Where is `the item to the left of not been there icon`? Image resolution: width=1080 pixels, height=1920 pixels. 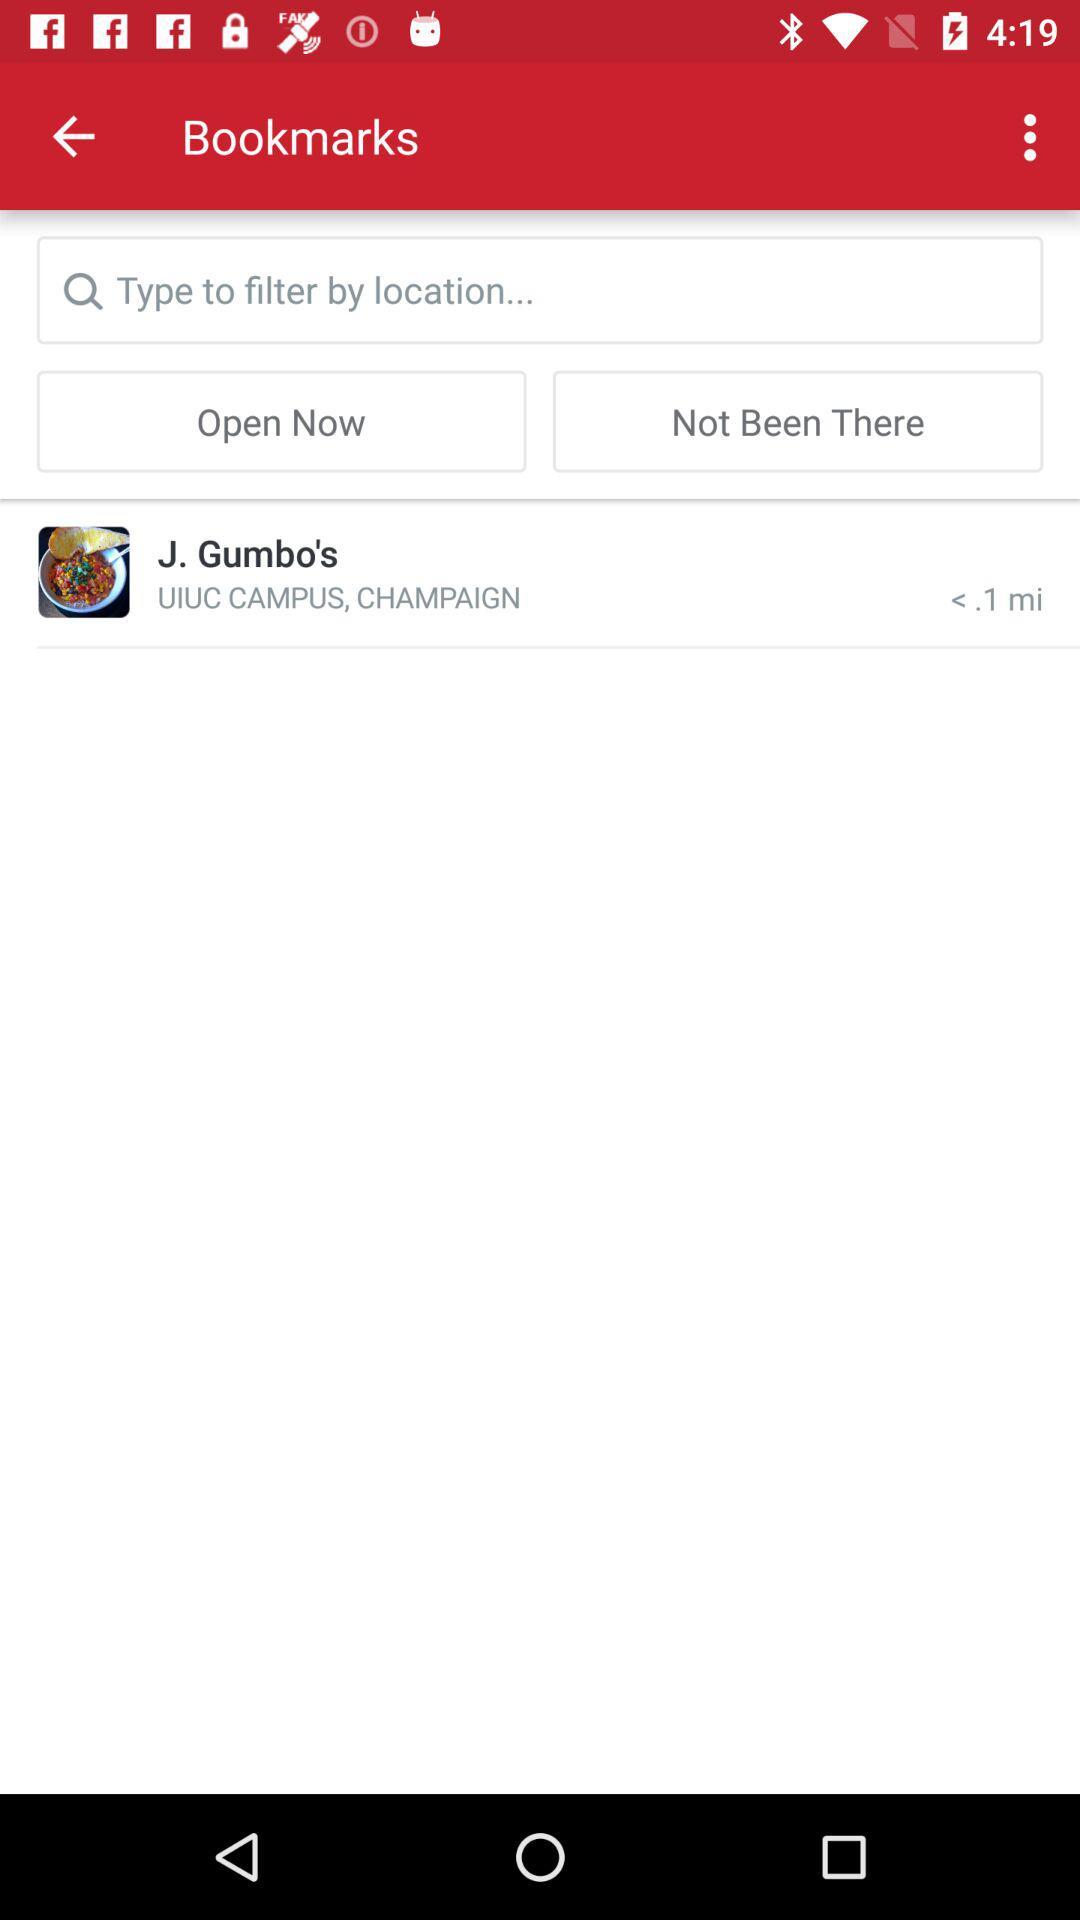 the item to the left of not been there icon is located at coordinates (281, 420).